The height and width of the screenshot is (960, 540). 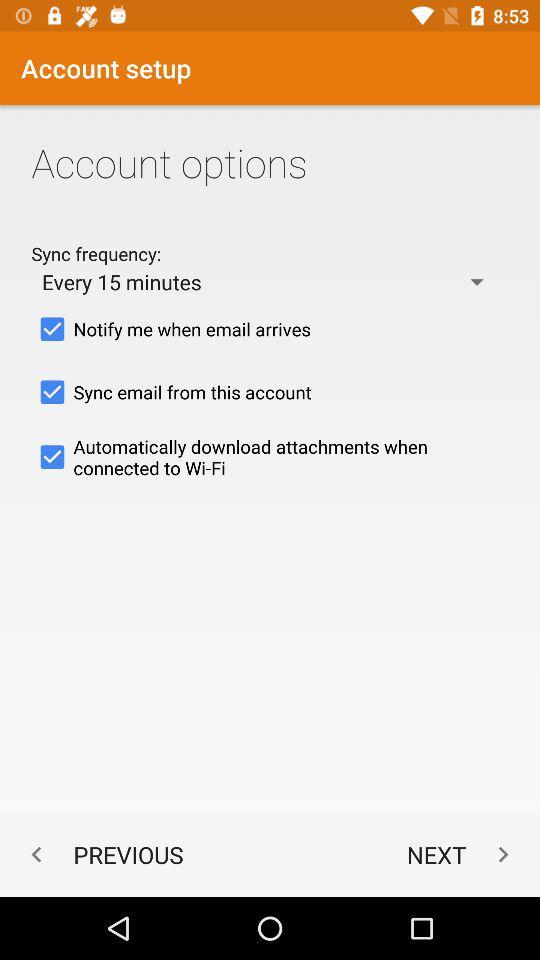 I want to click on the item above the automatically download attachments icon, so click(x=270, y=391).